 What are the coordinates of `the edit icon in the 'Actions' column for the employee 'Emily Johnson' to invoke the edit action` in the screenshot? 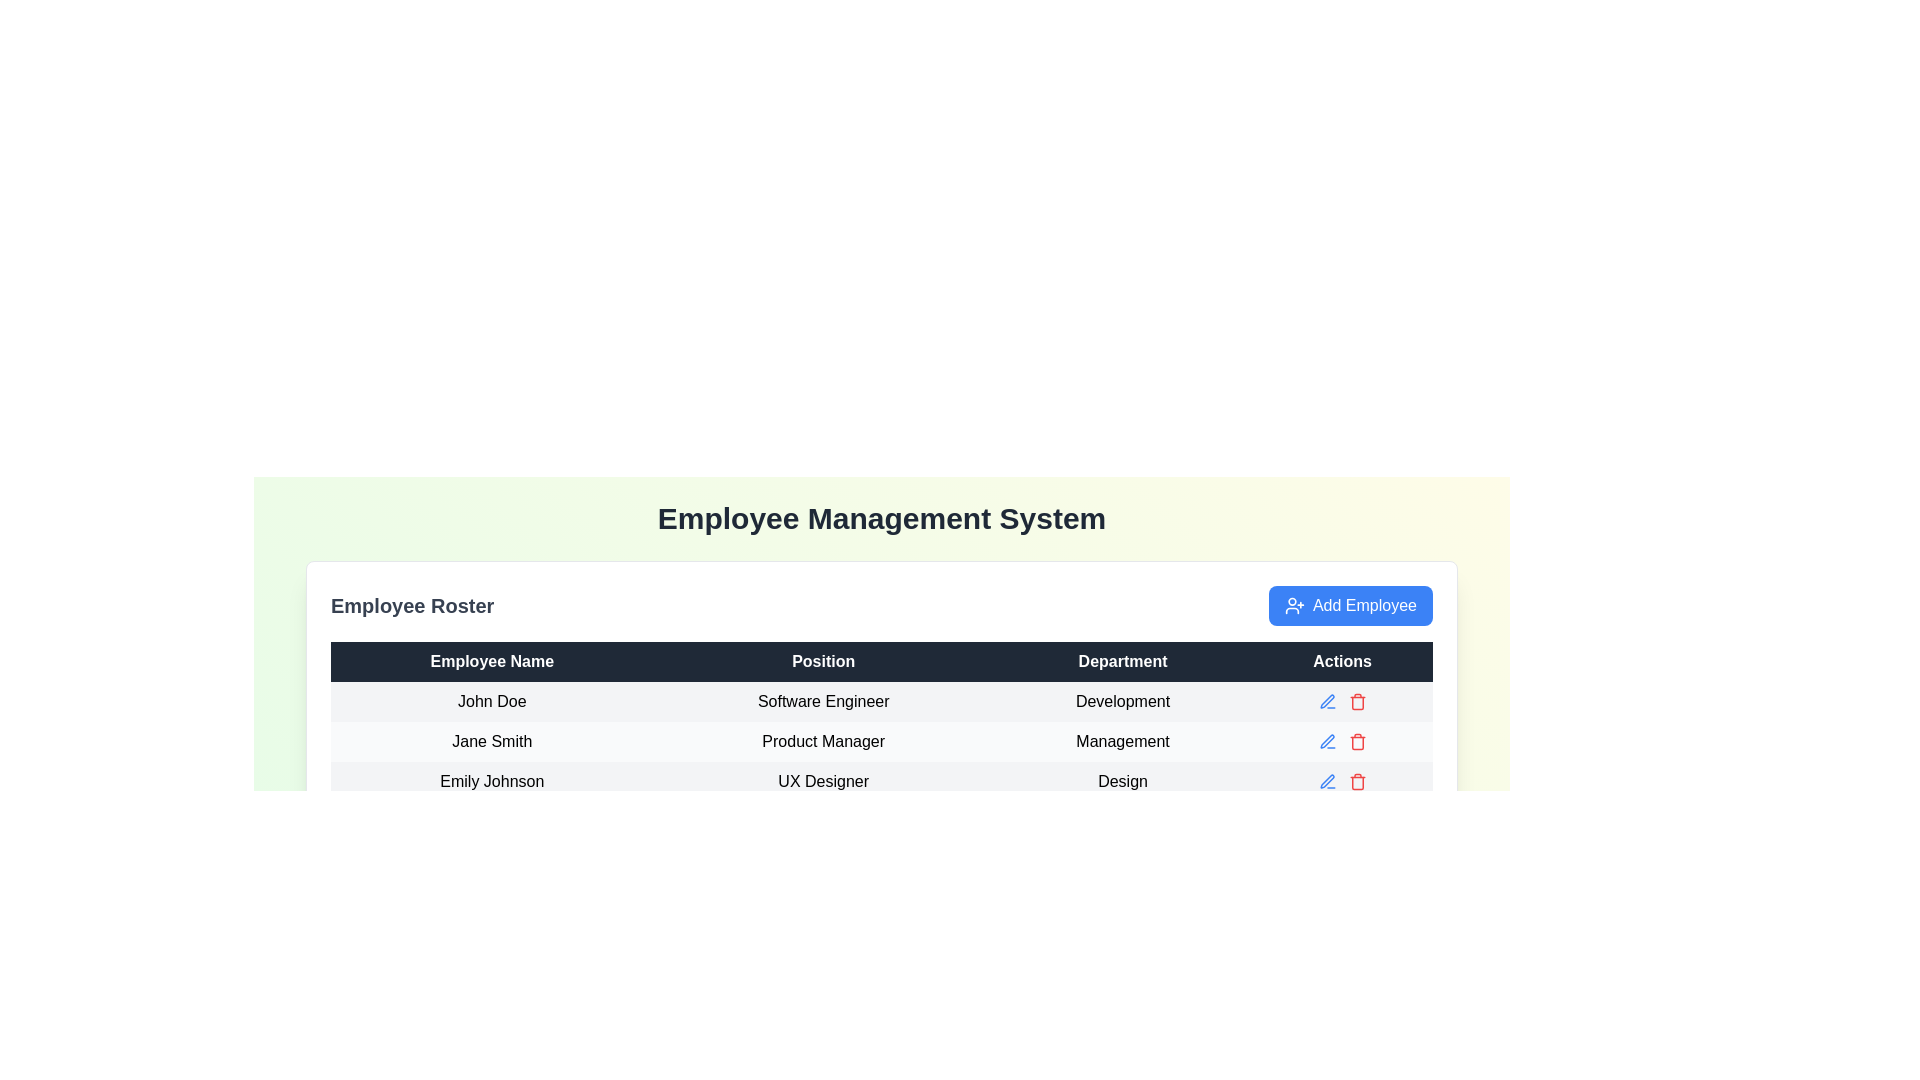 It's located at (1327, 780).